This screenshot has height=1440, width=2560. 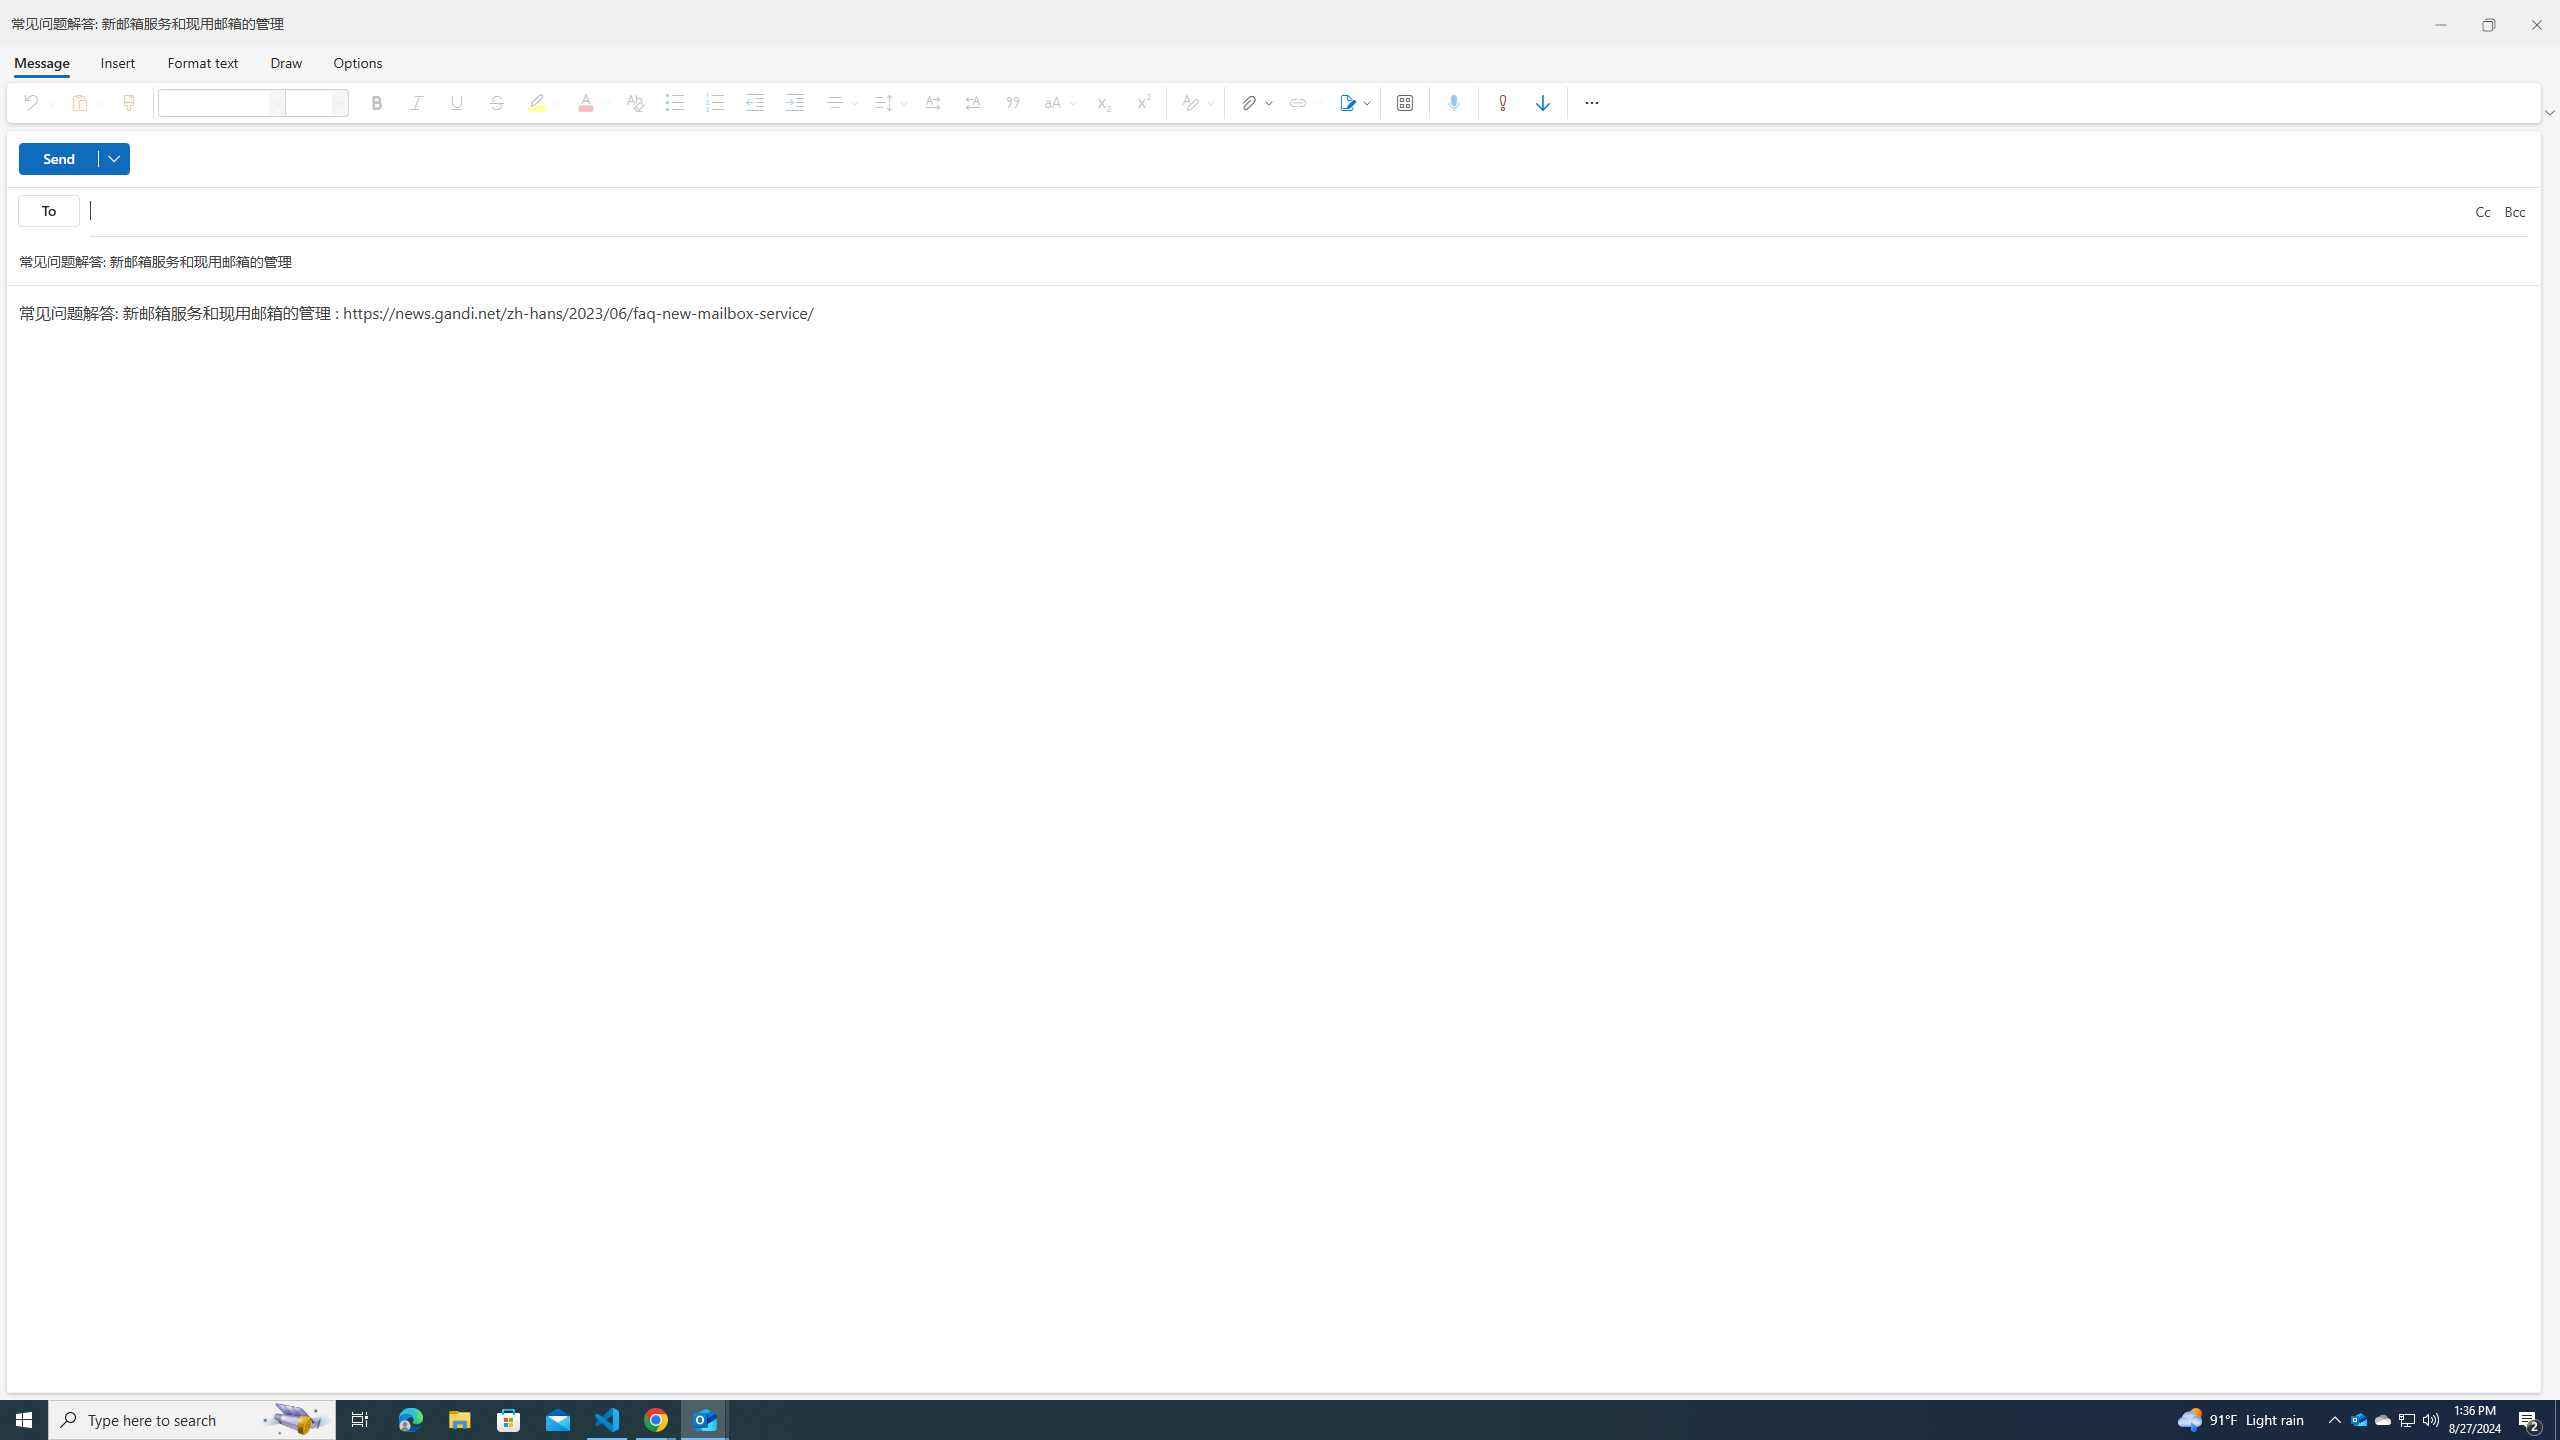 I want to click on 'Left-to-right', so click(x=933, y=102).